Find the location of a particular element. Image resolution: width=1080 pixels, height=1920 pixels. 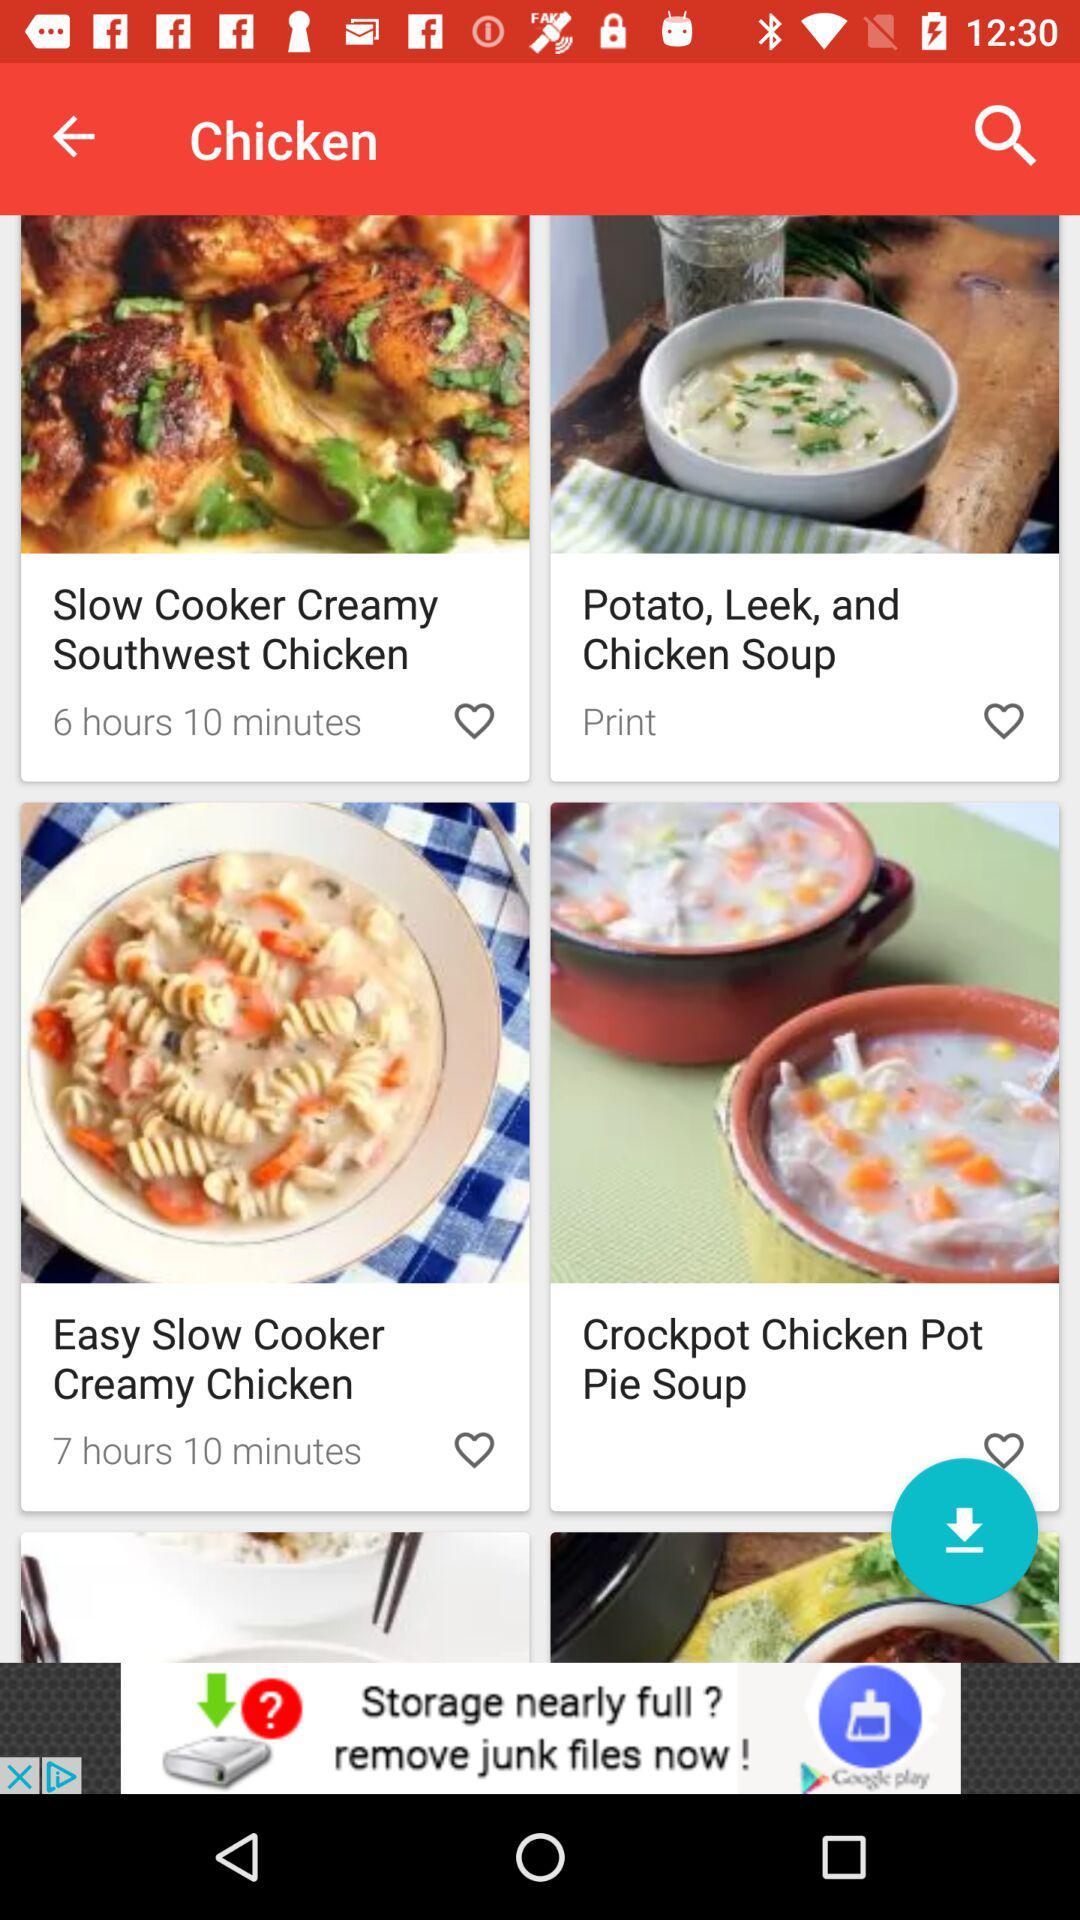

the file_download icon is located at coordinates (963, 1530).